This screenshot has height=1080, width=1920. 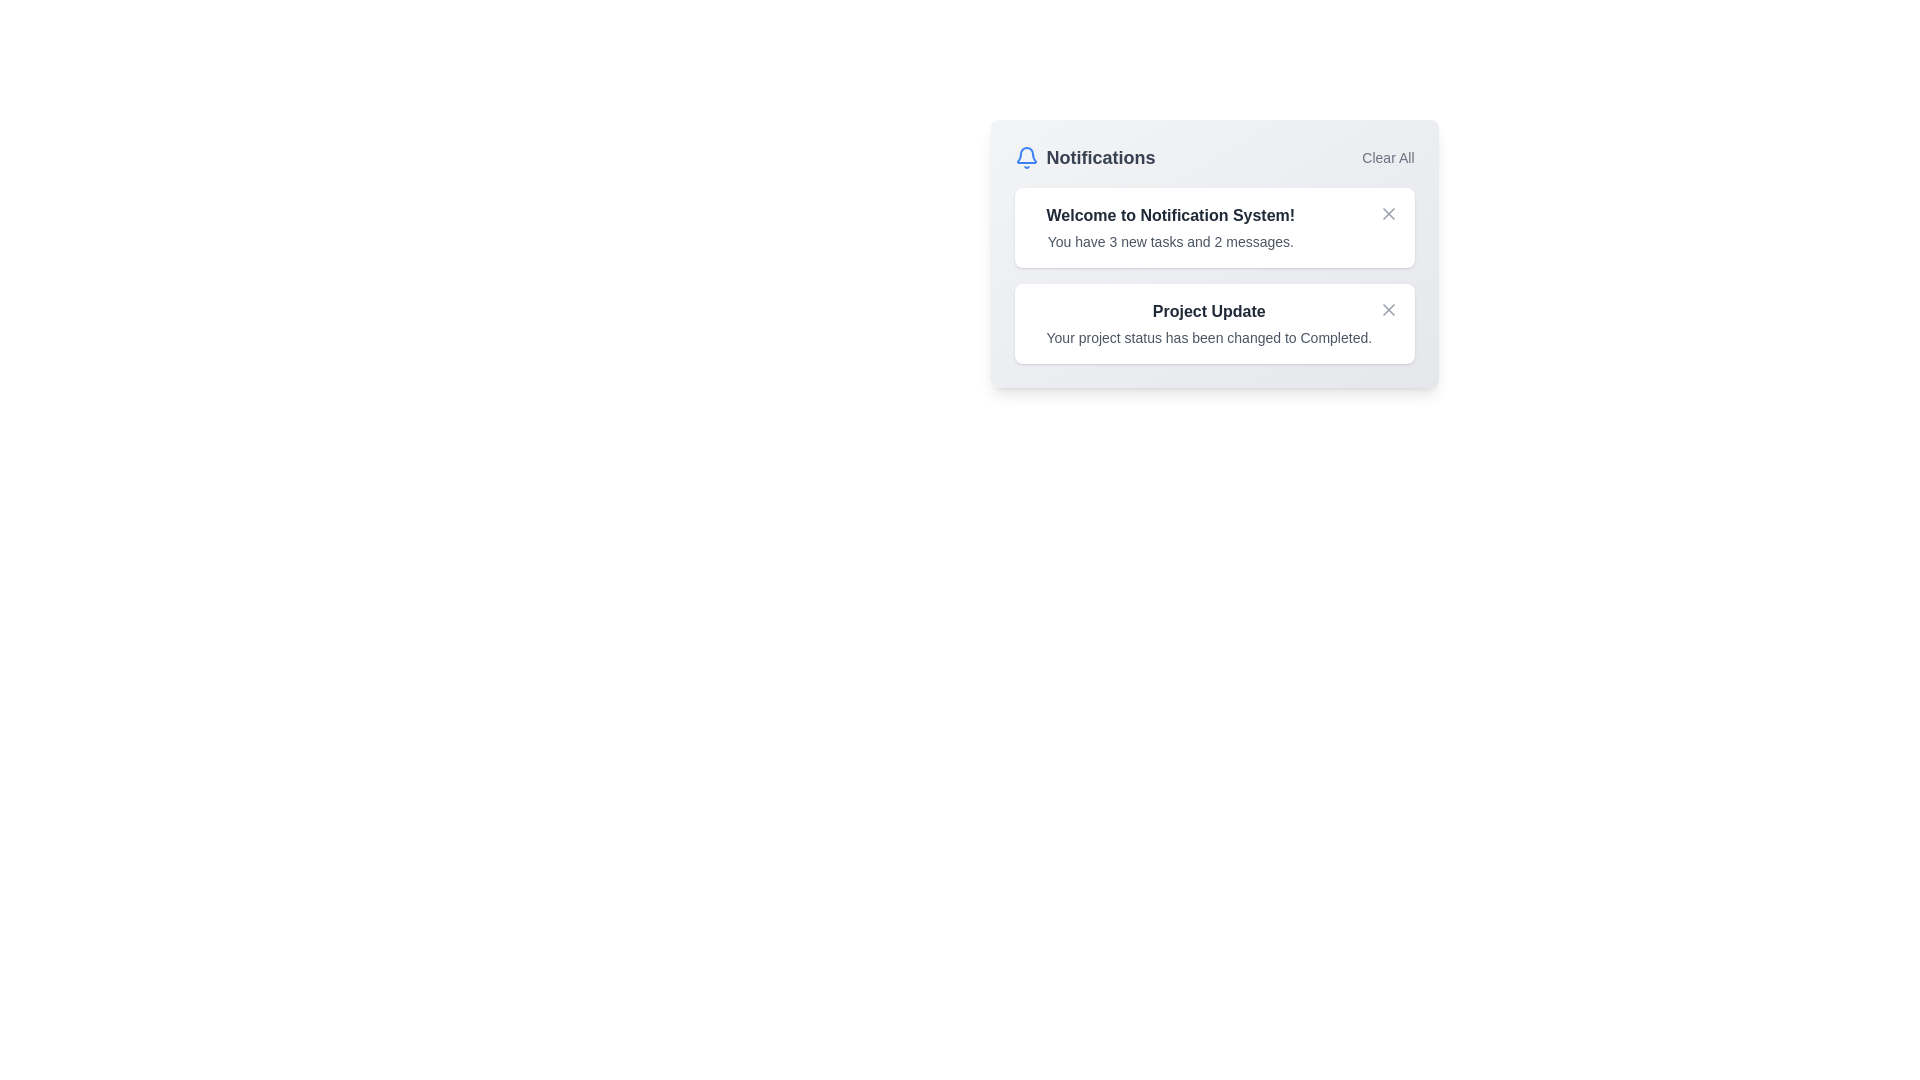 I want to click on the update in the notification message located in the 'Project Update' block under the 'Notifications' header, so click(x=1208, y=323).